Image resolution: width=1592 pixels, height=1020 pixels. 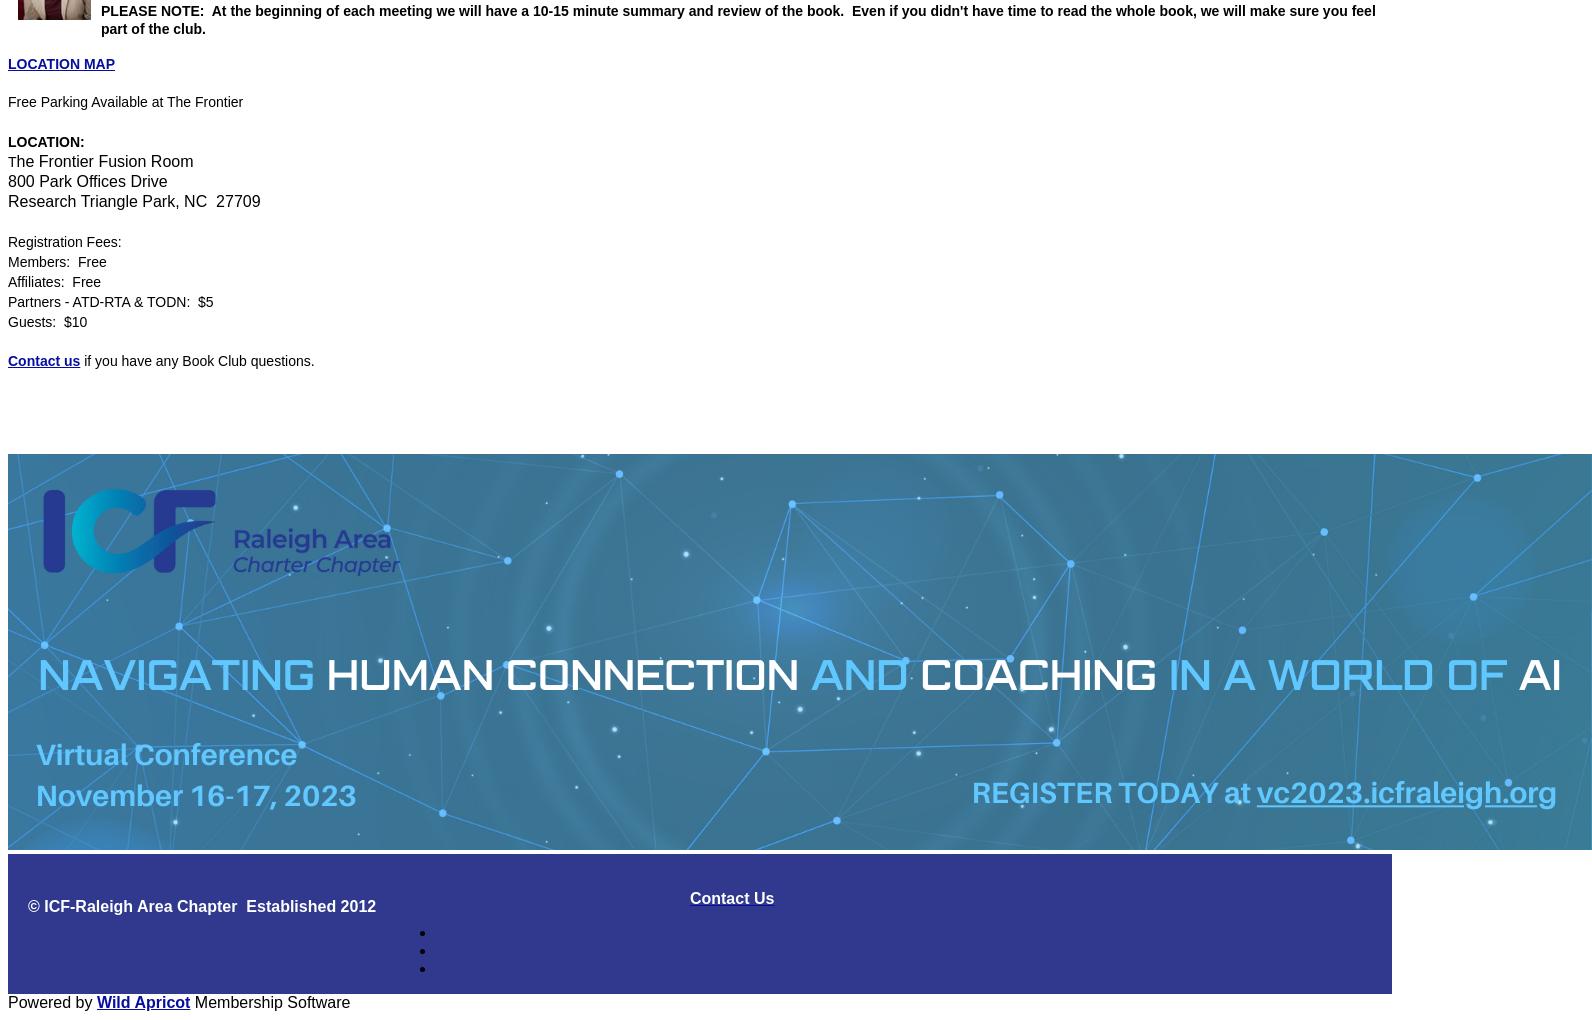 What do you see at coordinates (142, 1001) in the screenshot?
I see `'Wild Apricot'` at bounding box center [142, 1001].